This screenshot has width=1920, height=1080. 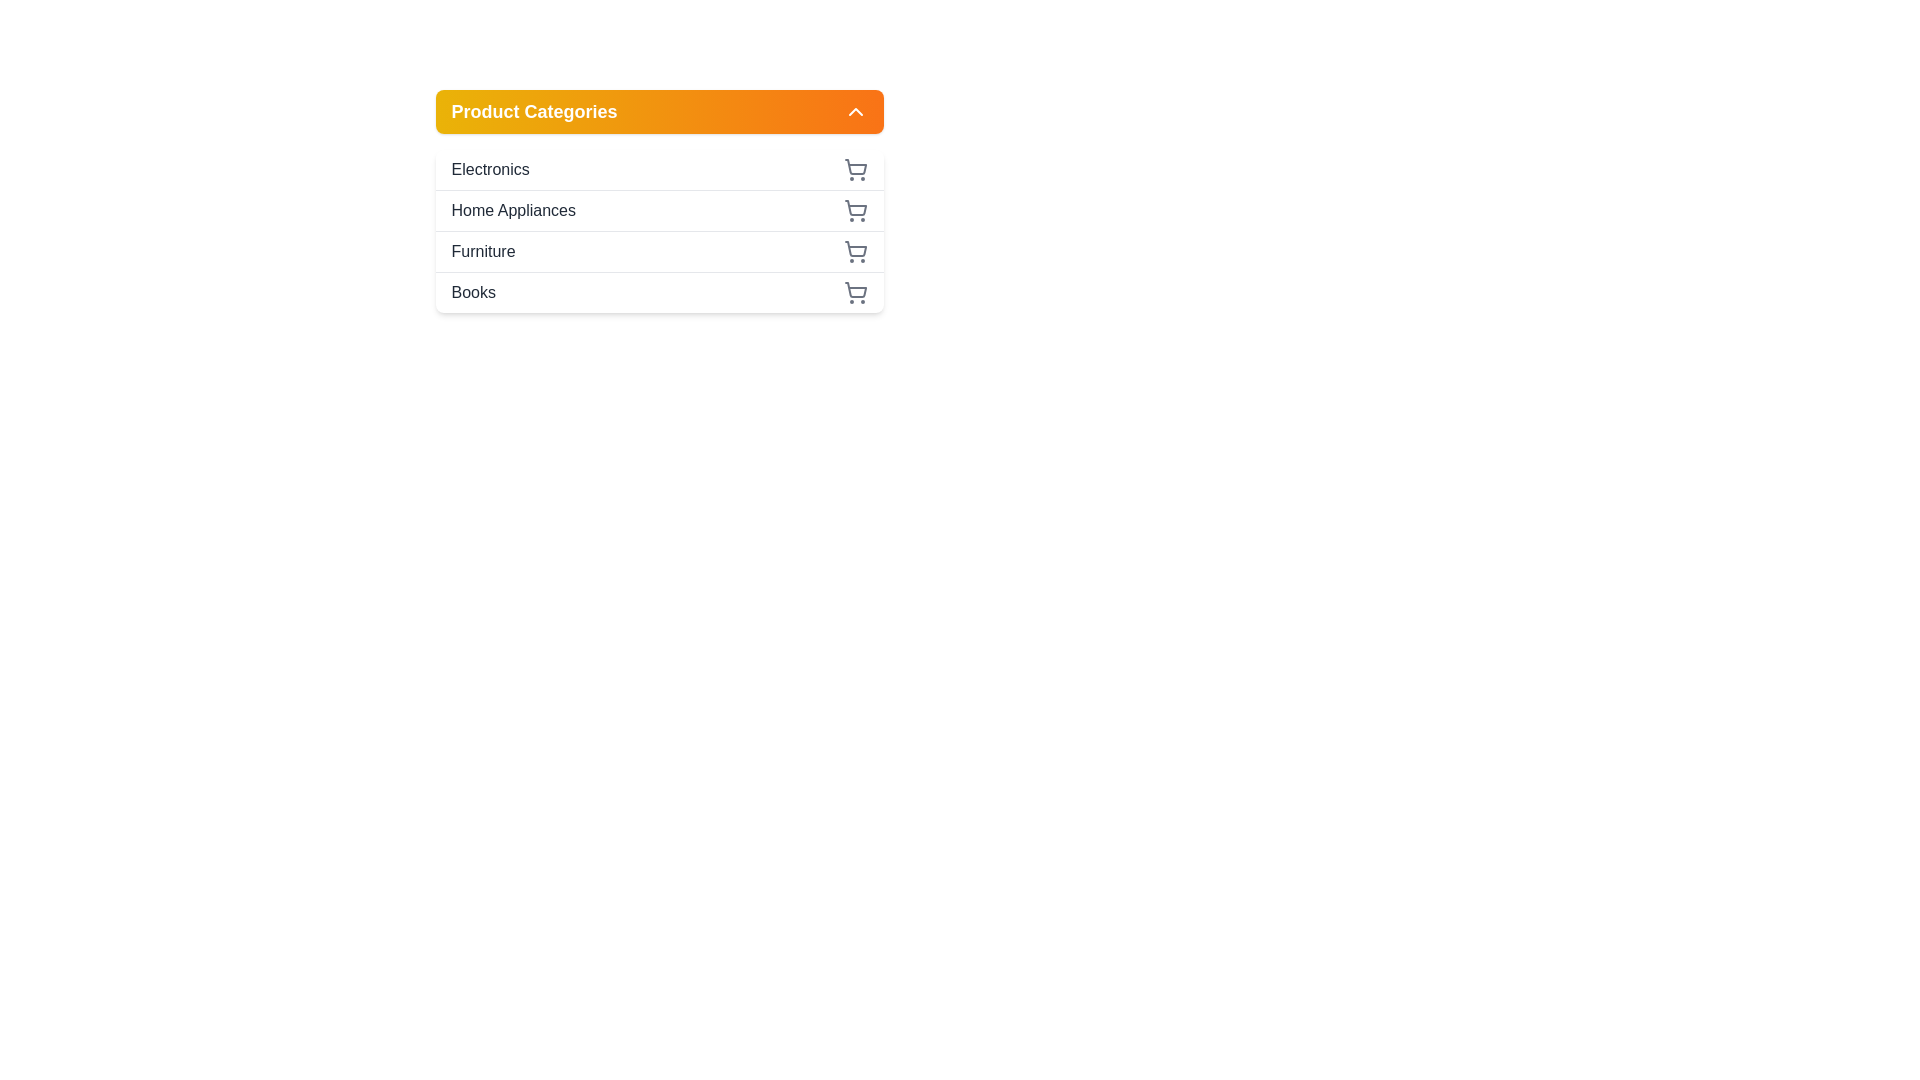 I want to click on the second item in the 'Product Categories' list which is the 'Home Appliances' category option, so click(x=659, y=230).